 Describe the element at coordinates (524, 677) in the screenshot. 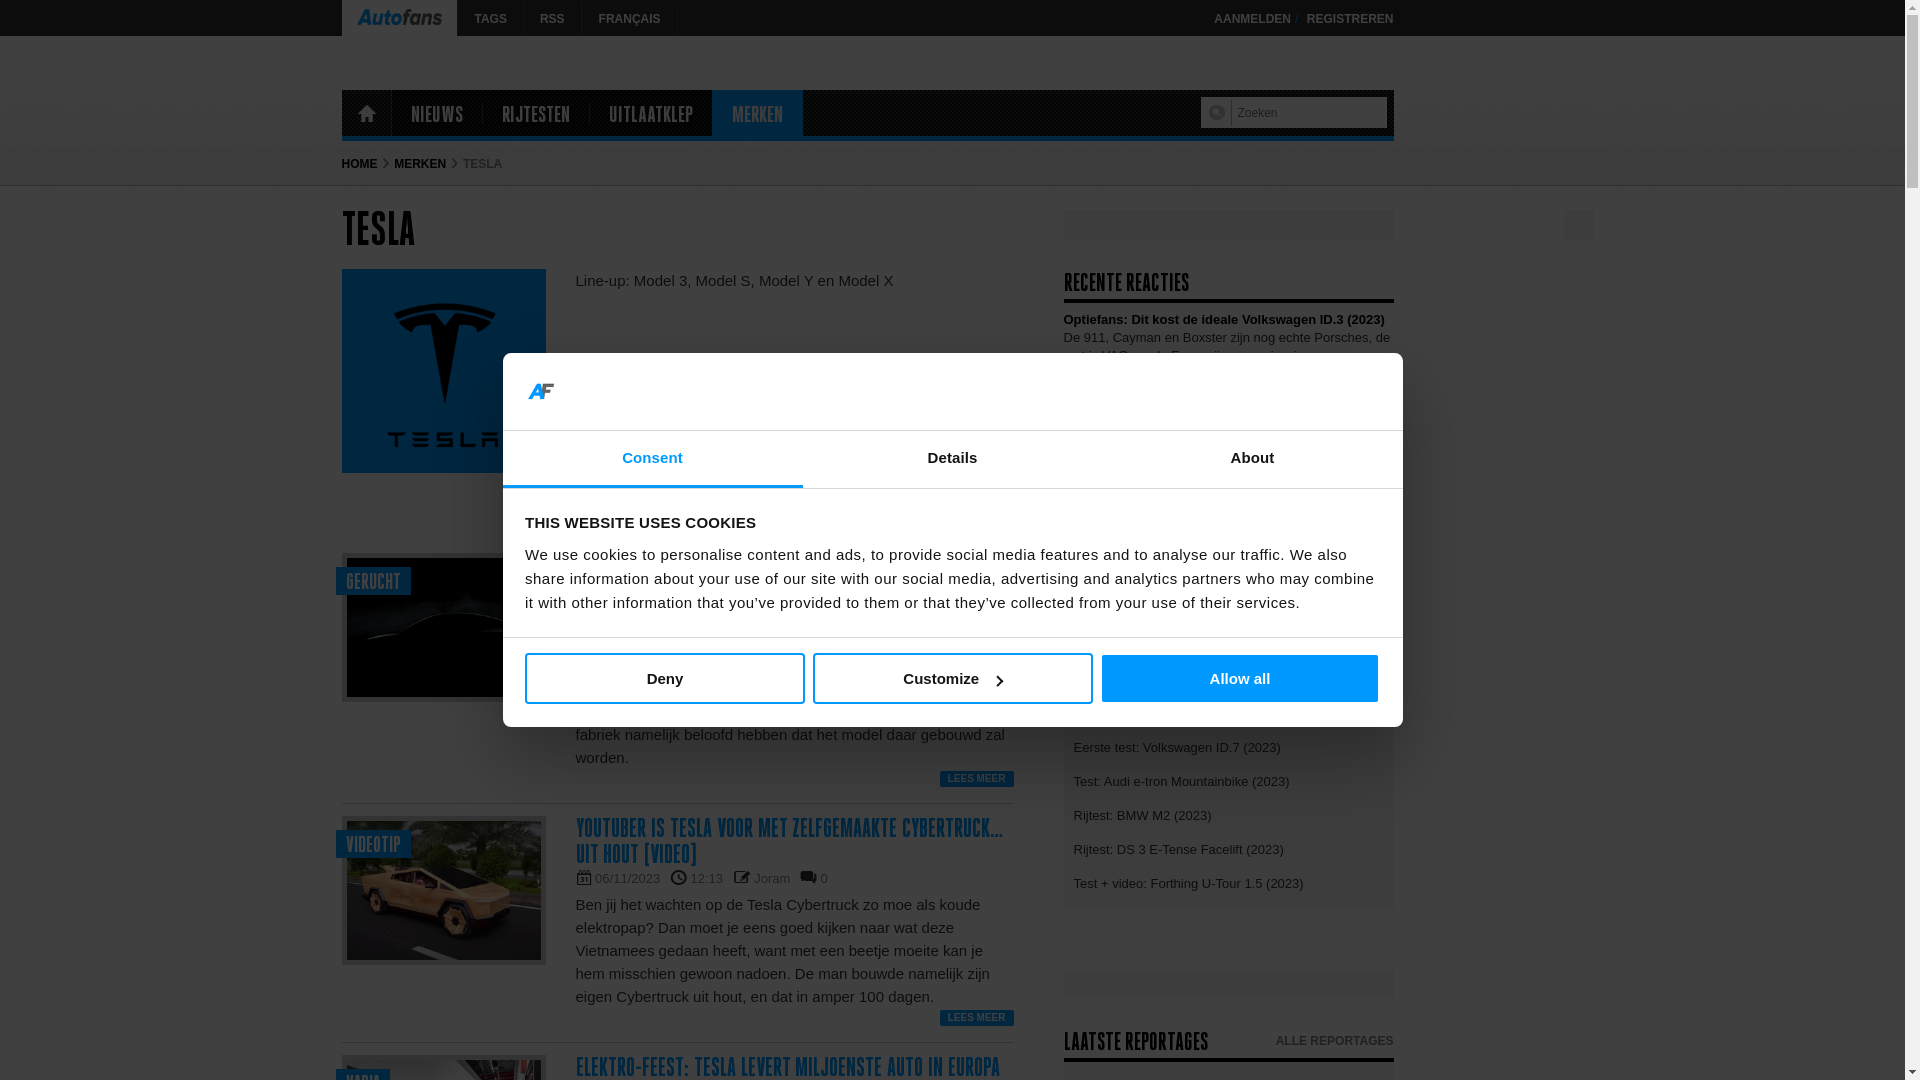

I see `'Deny'` at that location.